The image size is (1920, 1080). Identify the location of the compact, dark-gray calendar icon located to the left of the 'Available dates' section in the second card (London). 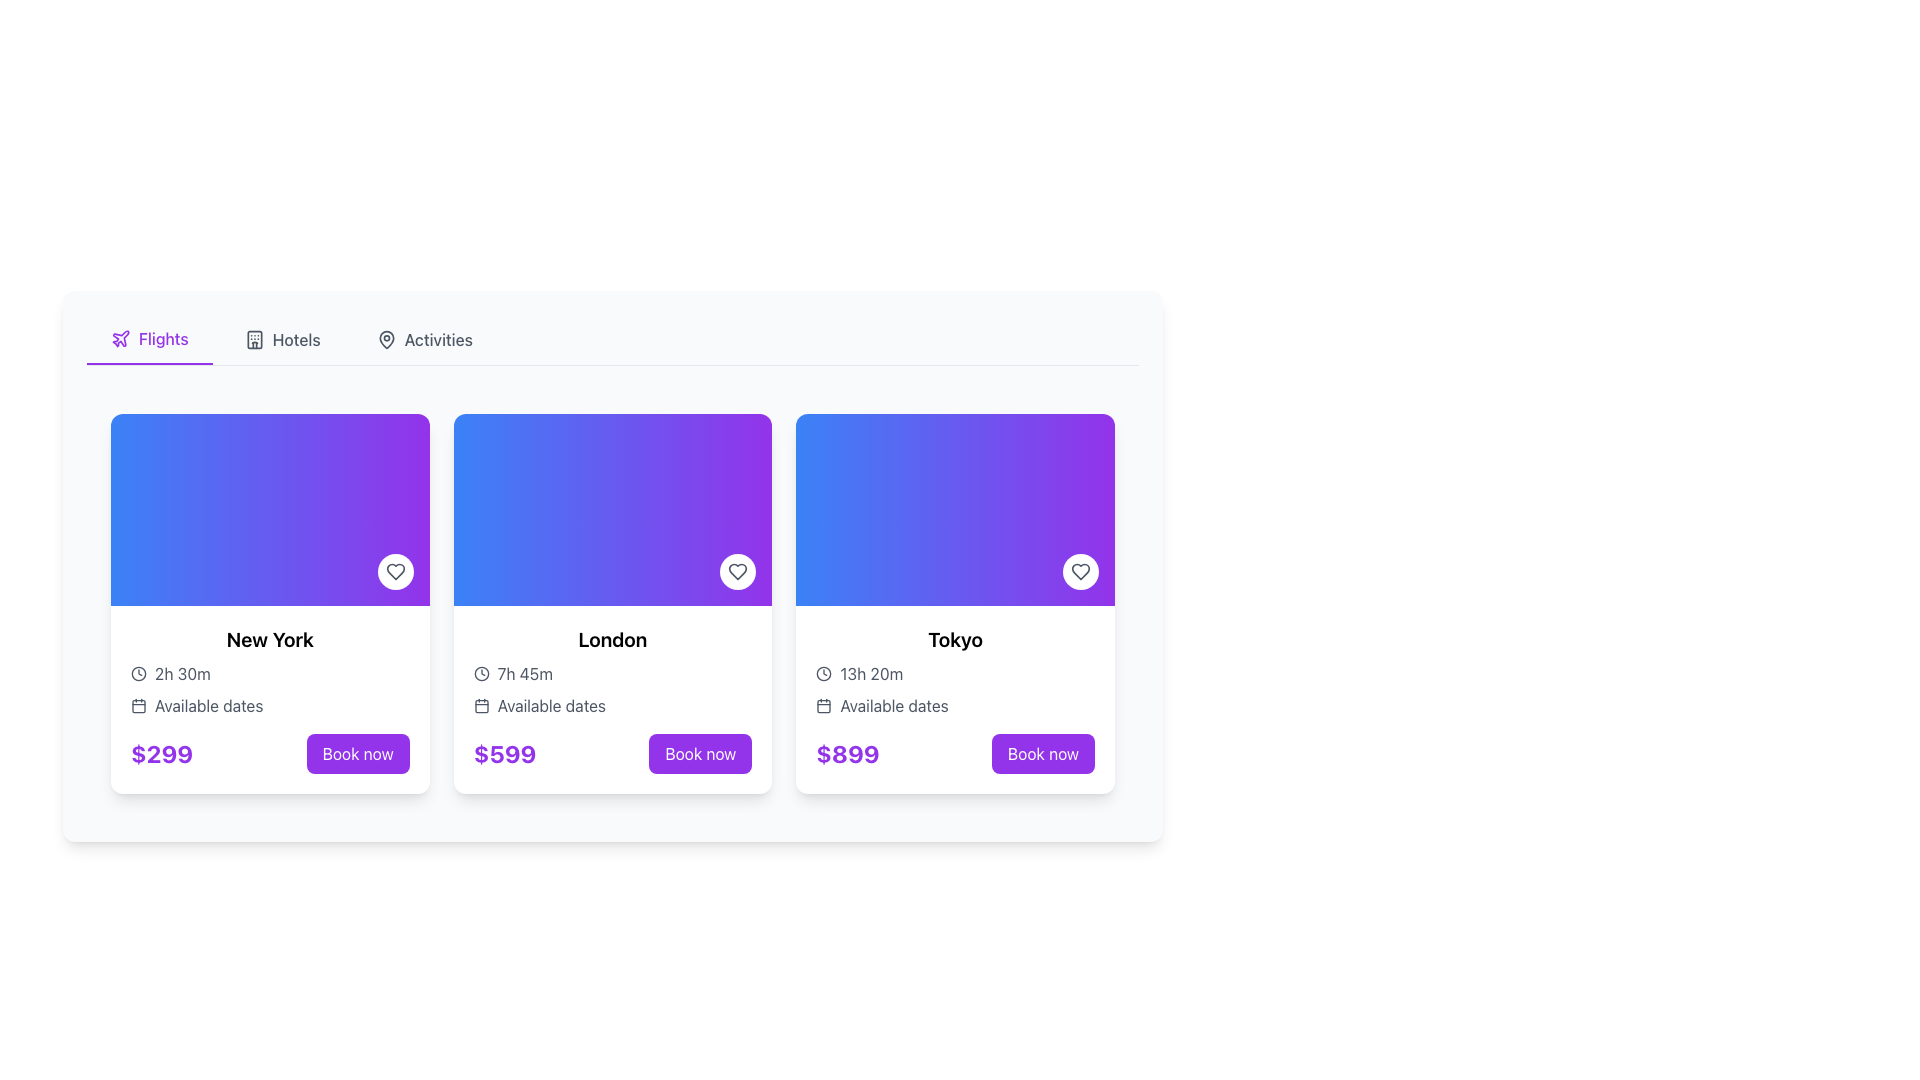
(481, 704).